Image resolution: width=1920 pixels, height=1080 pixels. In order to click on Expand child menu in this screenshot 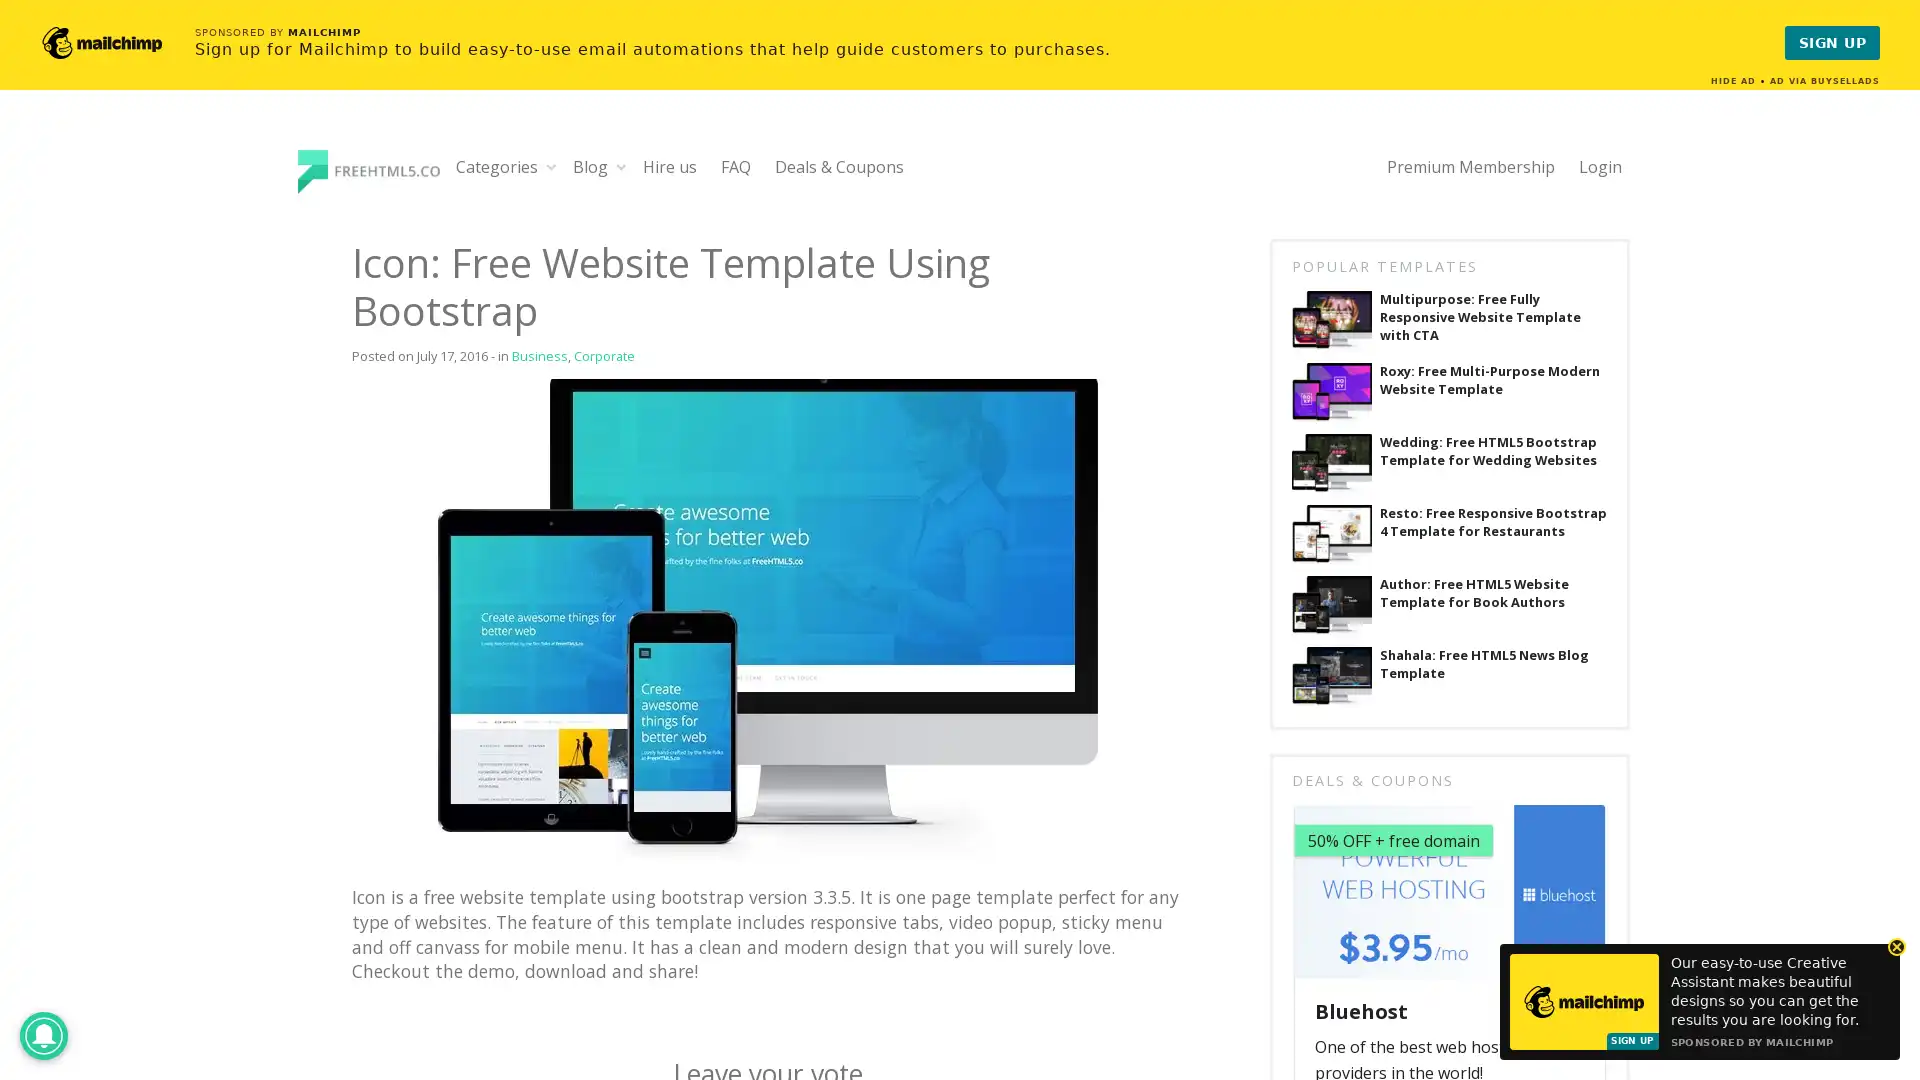, I will do `click(620, 165)`.